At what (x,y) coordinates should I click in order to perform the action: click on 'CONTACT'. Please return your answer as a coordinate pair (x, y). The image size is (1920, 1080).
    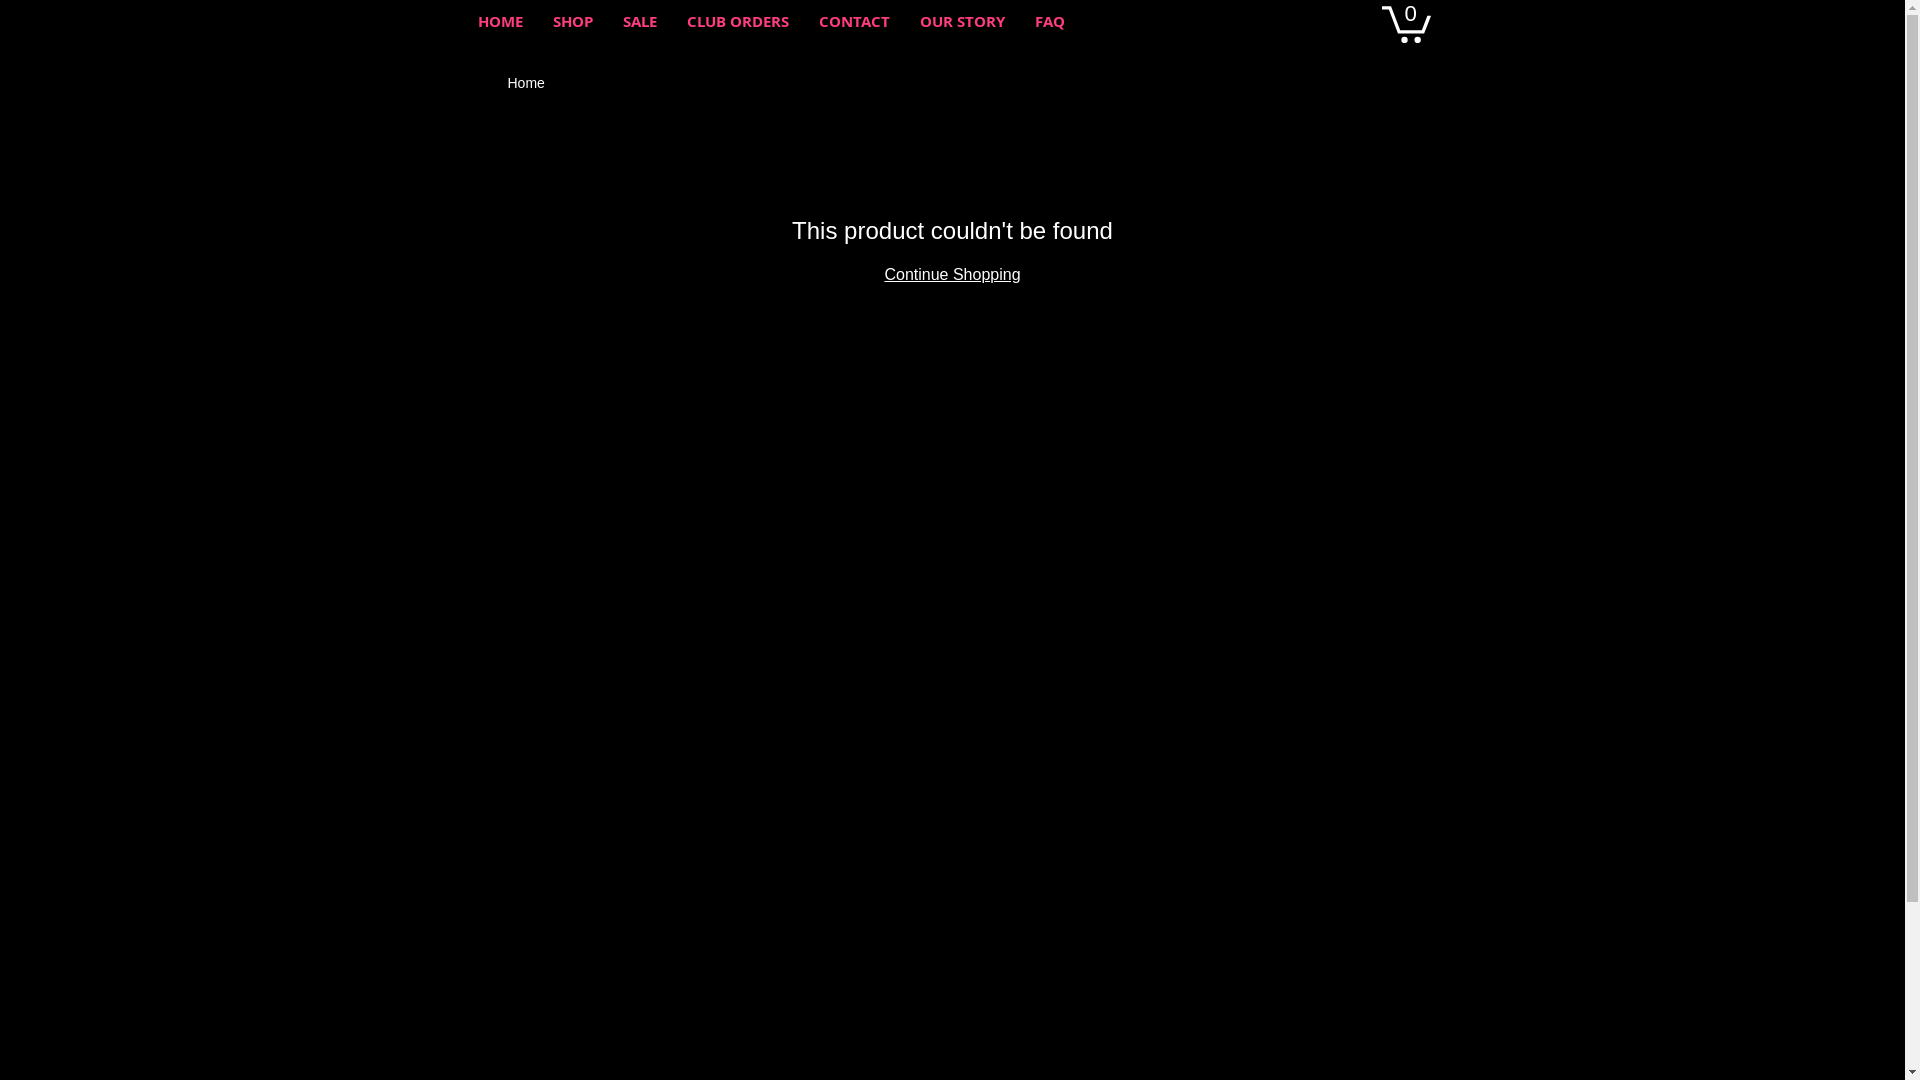
    Looking at the image, I should click on (854, 22).